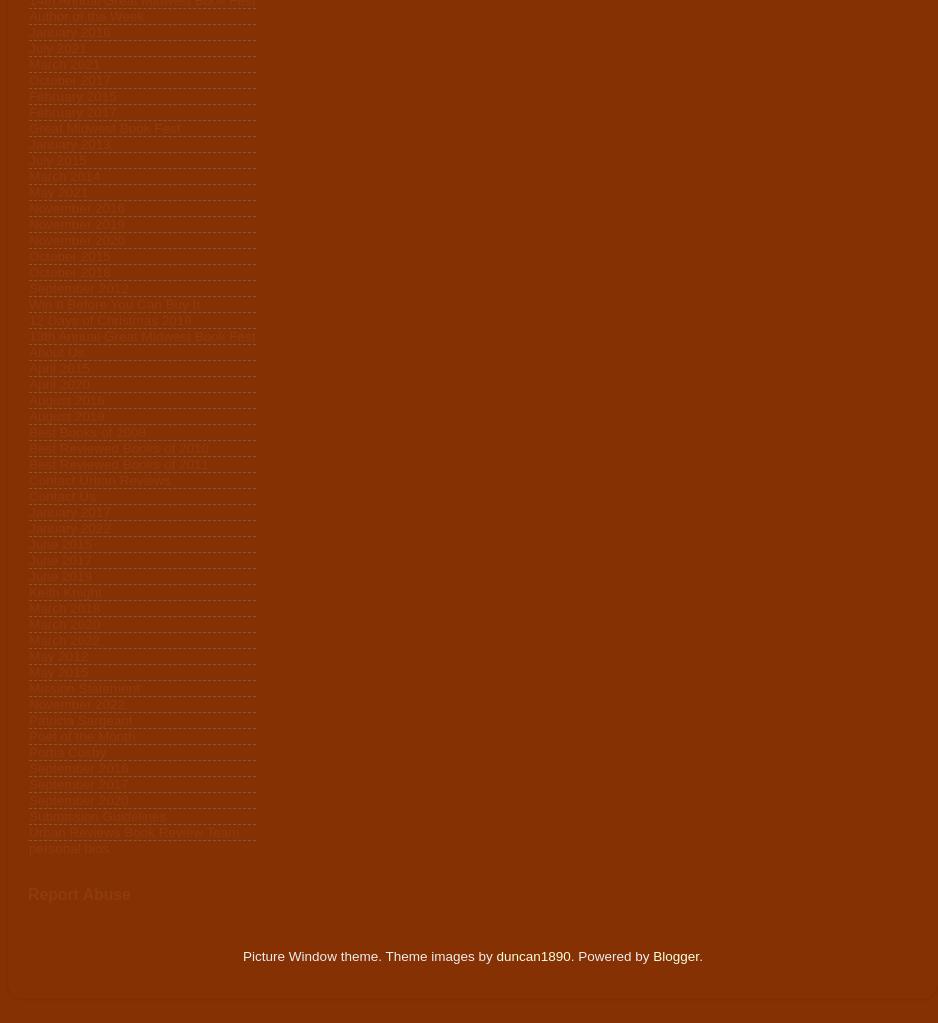  I want to click on 'Author of the Week', so click(86, 16).